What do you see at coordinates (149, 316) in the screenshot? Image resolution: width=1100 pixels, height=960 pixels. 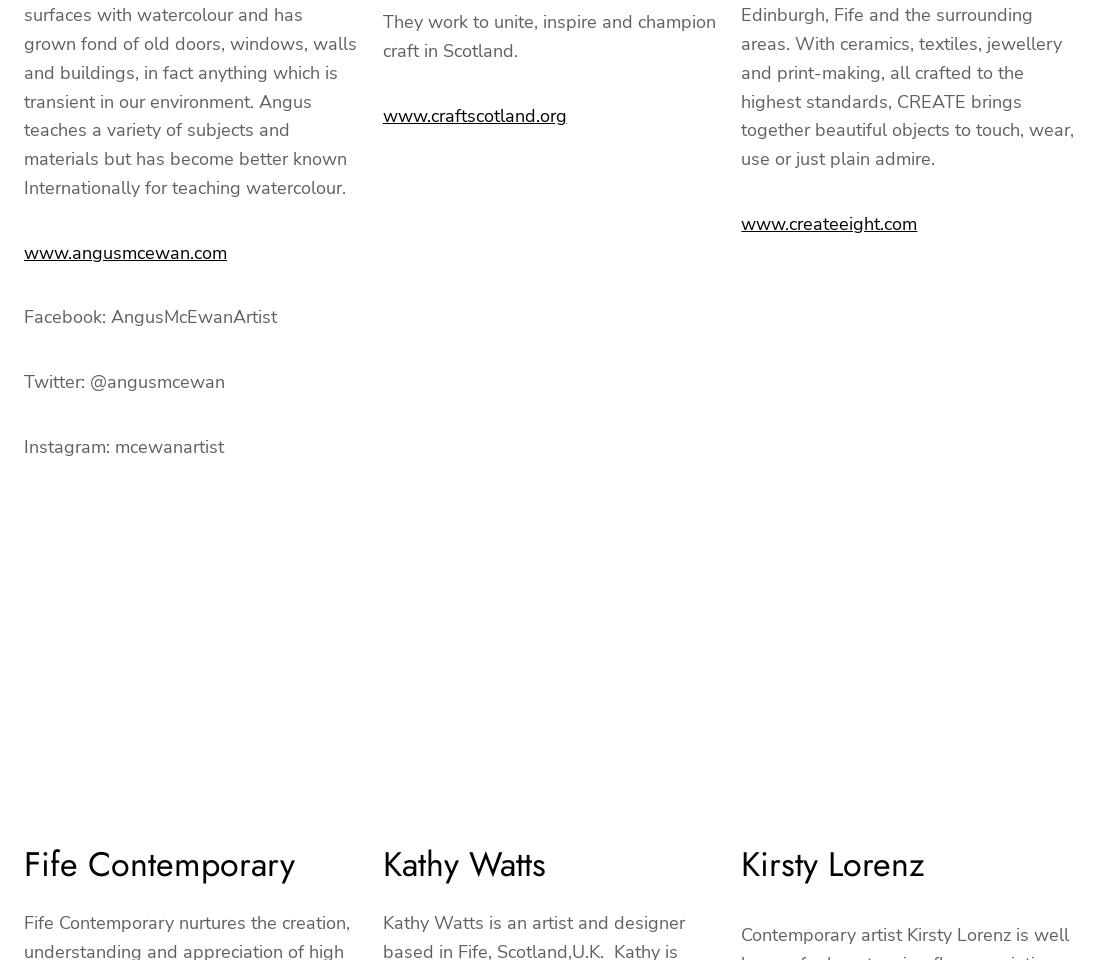 I see `'Facebook: AngusMcEwanArtist'` at bounding box center [149, 316].